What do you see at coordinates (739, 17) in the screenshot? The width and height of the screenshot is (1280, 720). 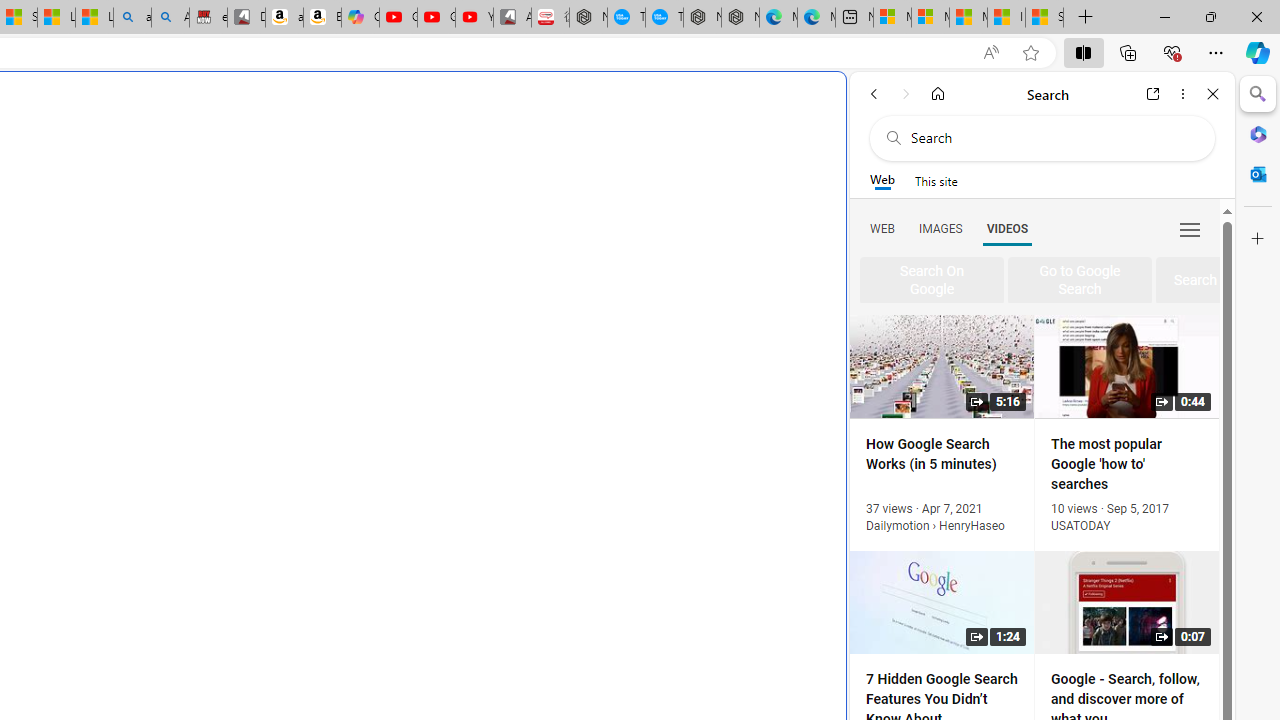 I see `'Nordace - Nordace has arrived Hong Kong'` at bounding box center [739, 17].